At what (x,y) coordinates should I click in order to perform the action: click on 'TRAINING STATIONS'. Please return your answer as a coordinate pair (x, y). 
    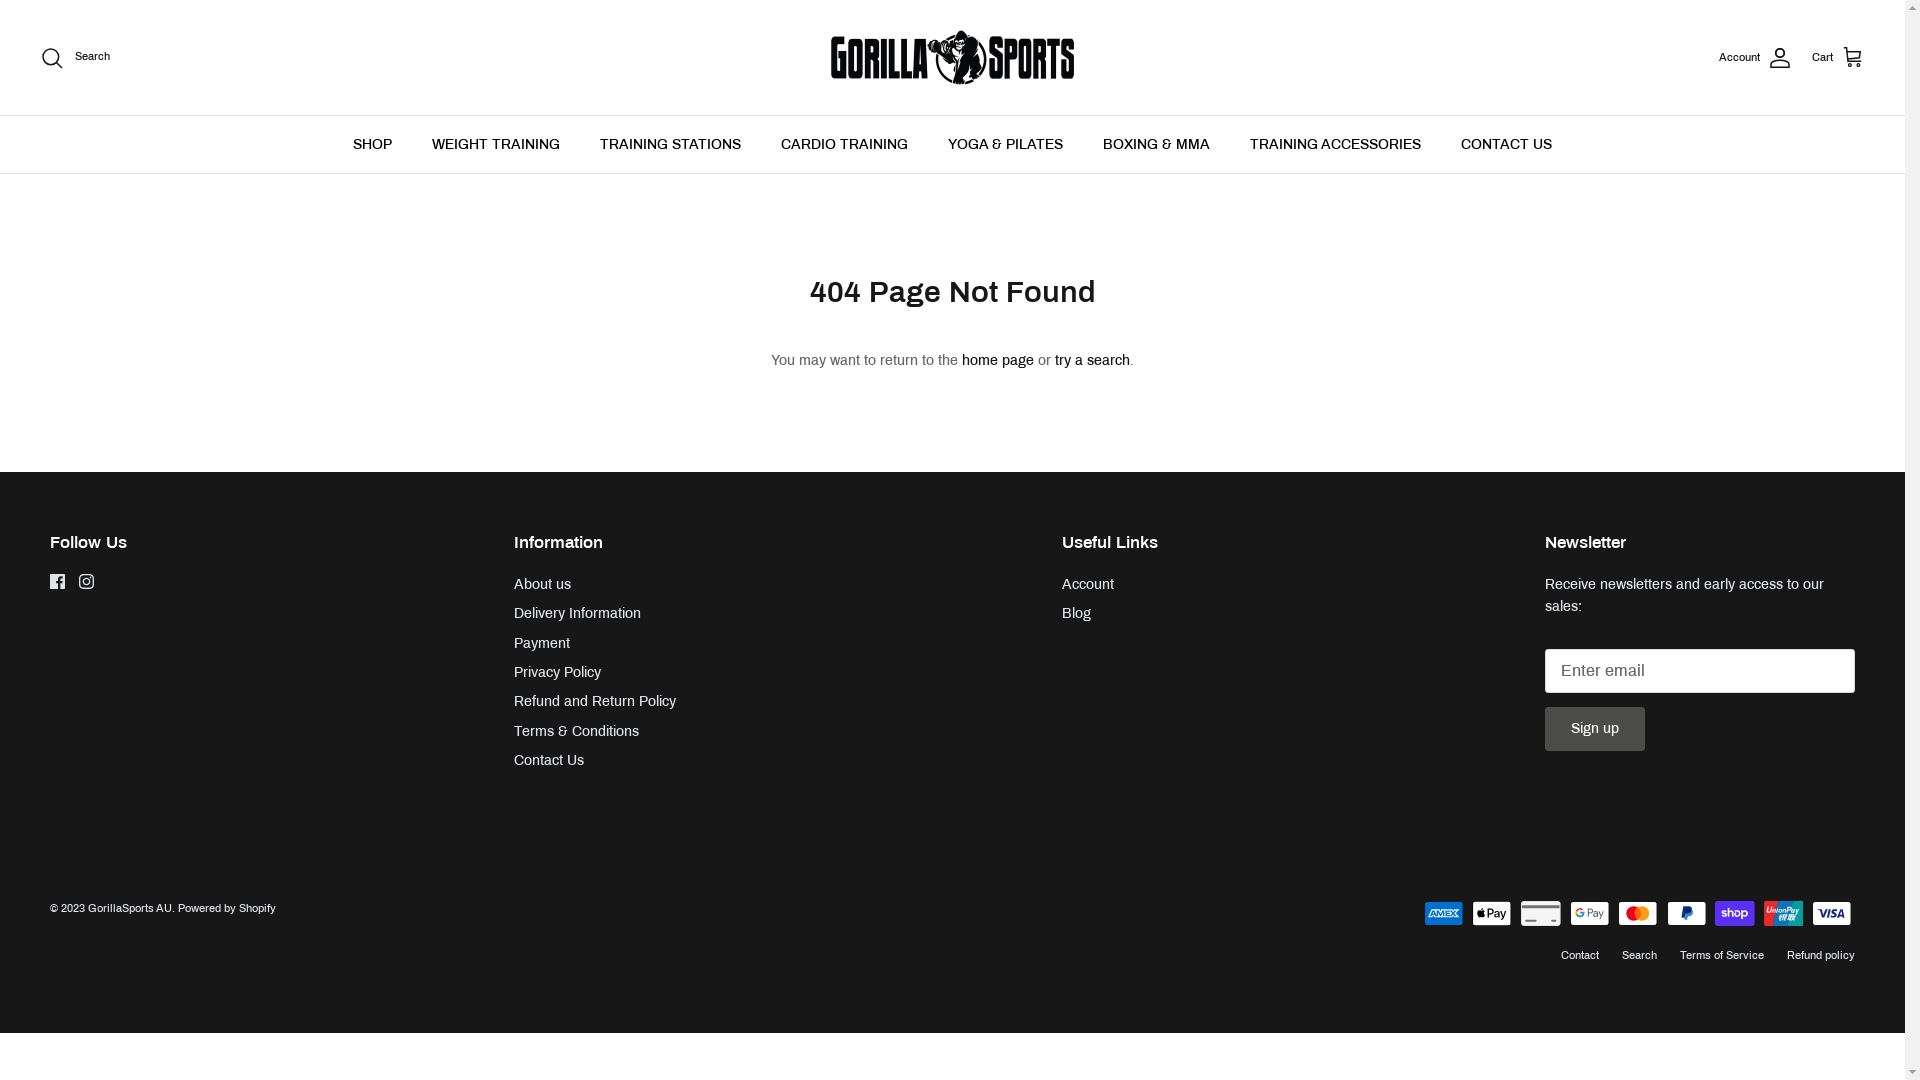
    Looking at the image, I should click on (580, 143).